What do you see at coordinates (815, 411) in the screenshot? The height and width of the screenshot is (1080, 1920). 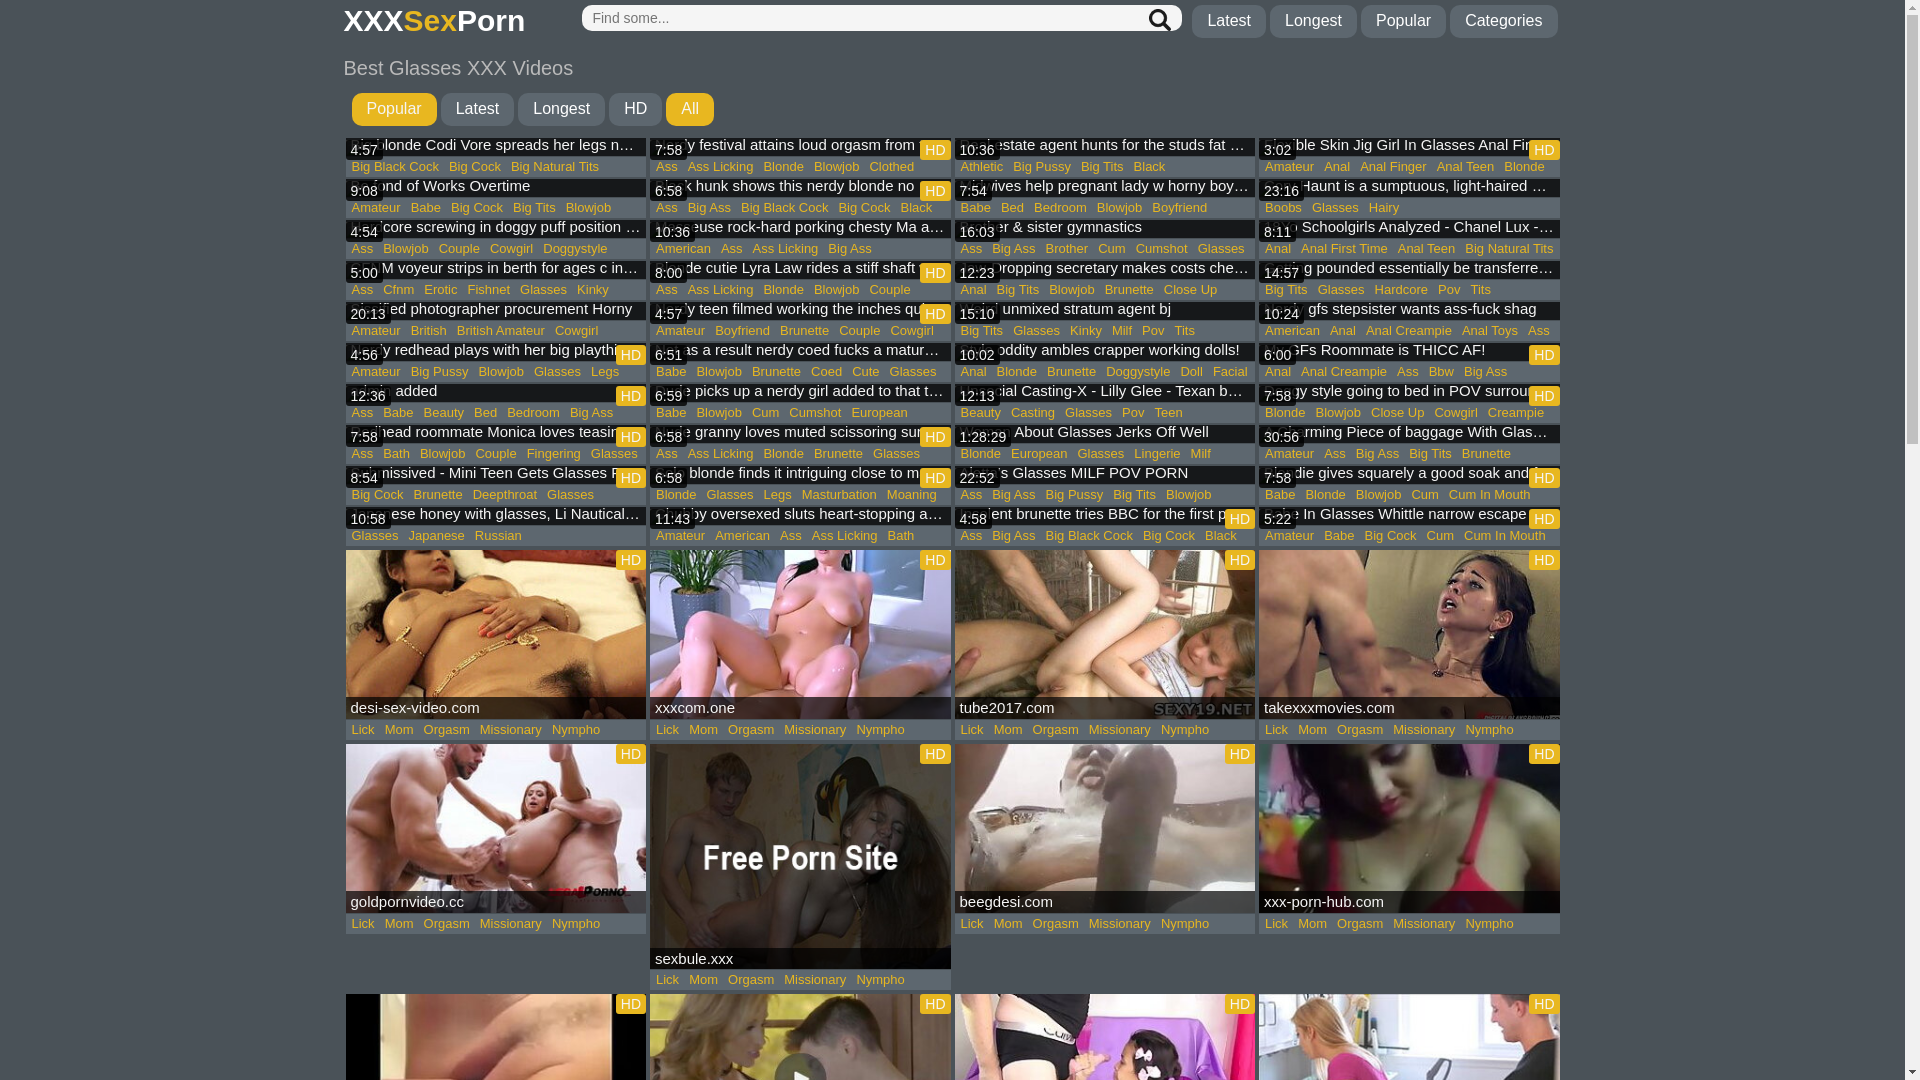 I see `'Cumshot'` at bounding box center [815, 411].